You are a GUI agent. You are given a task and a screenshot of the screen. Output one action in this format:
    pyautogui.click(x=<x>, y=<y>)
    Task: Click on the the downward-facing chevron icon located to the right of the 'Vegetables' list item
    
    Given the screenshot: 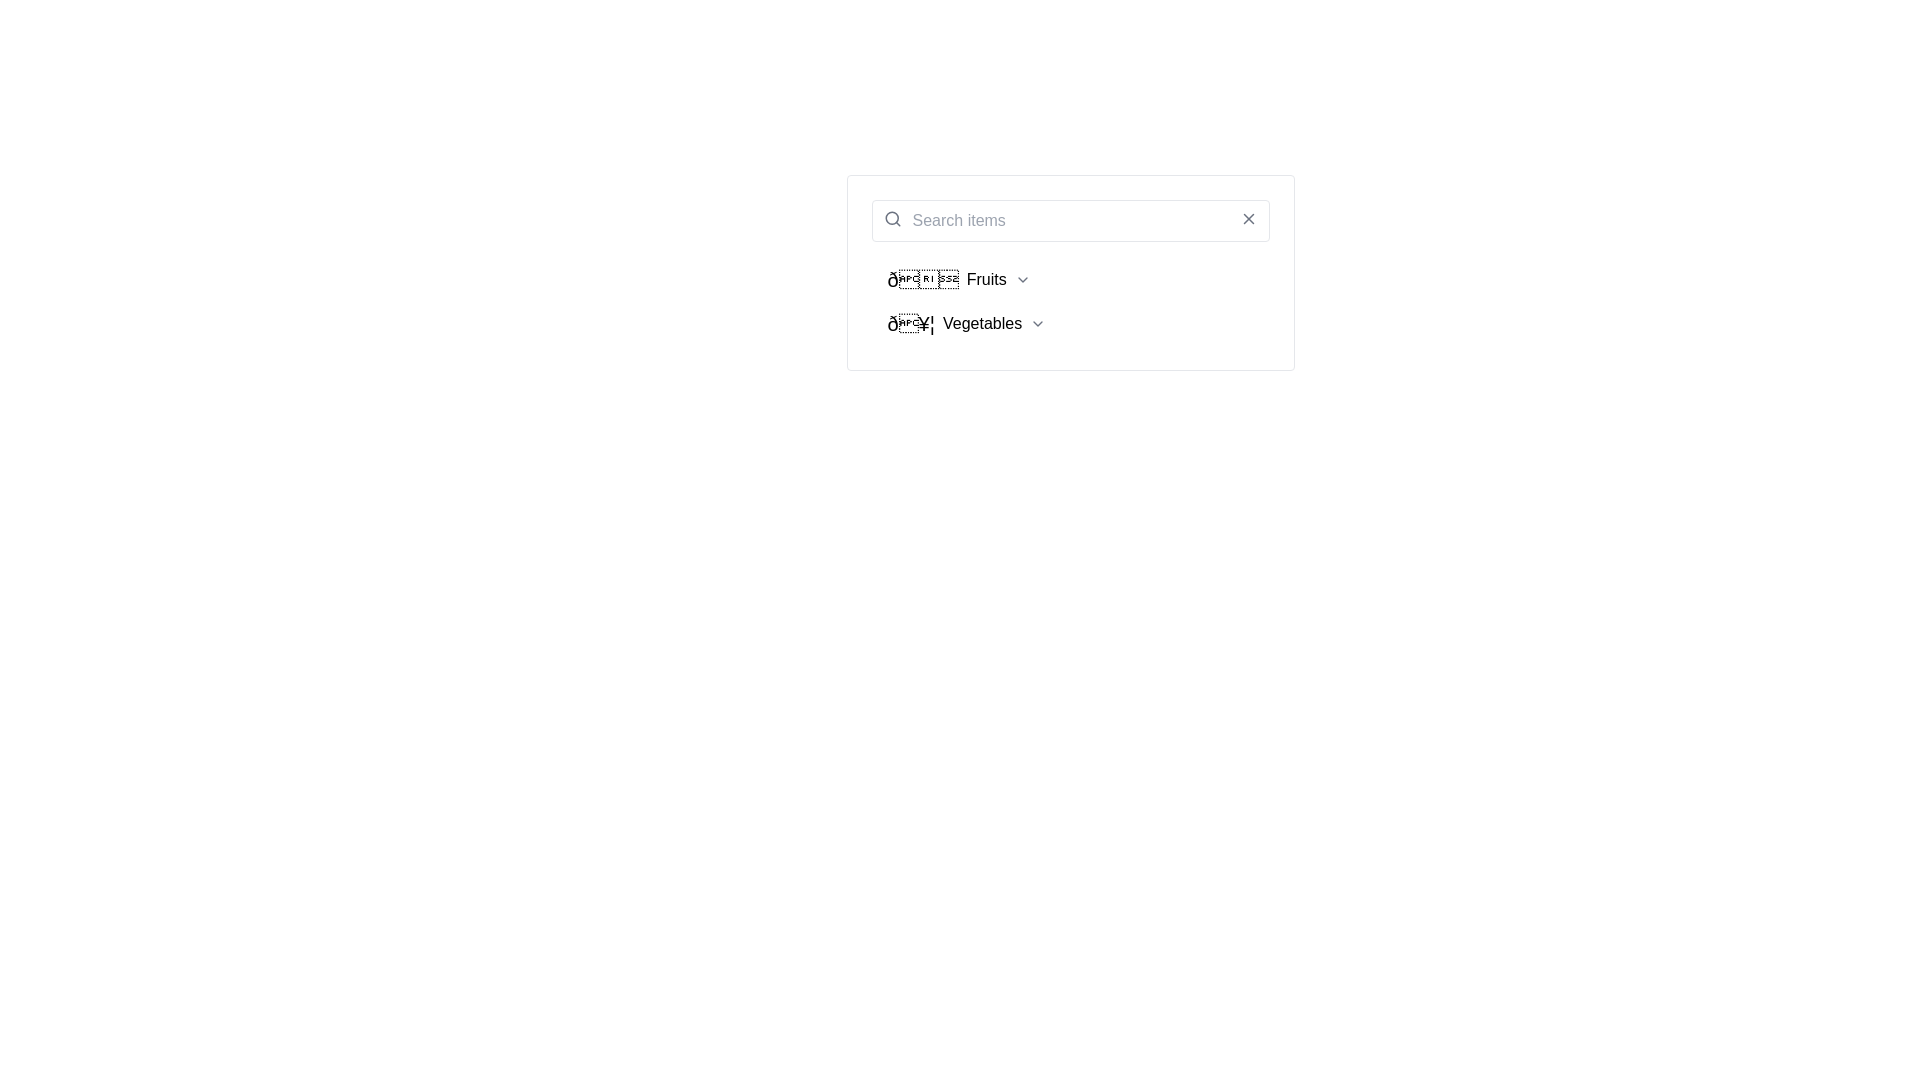 What is the action you would take?
    pyautogui.click(x=1038, y=323)
    